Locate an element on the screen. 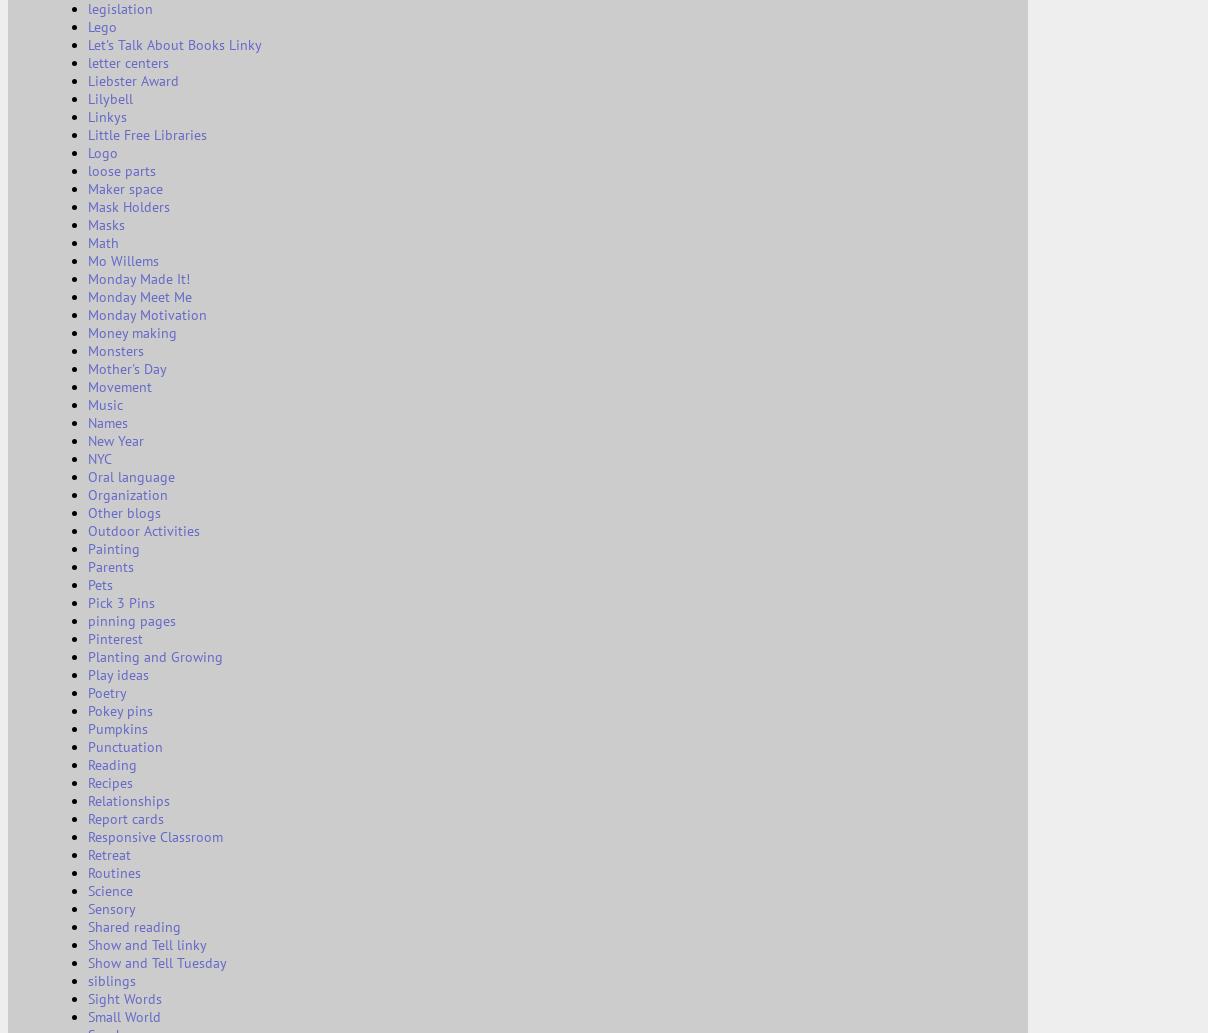 The height and width of the screenshot is (1033, 1208). 'Lilybell' is located at coordinates (109, 98).